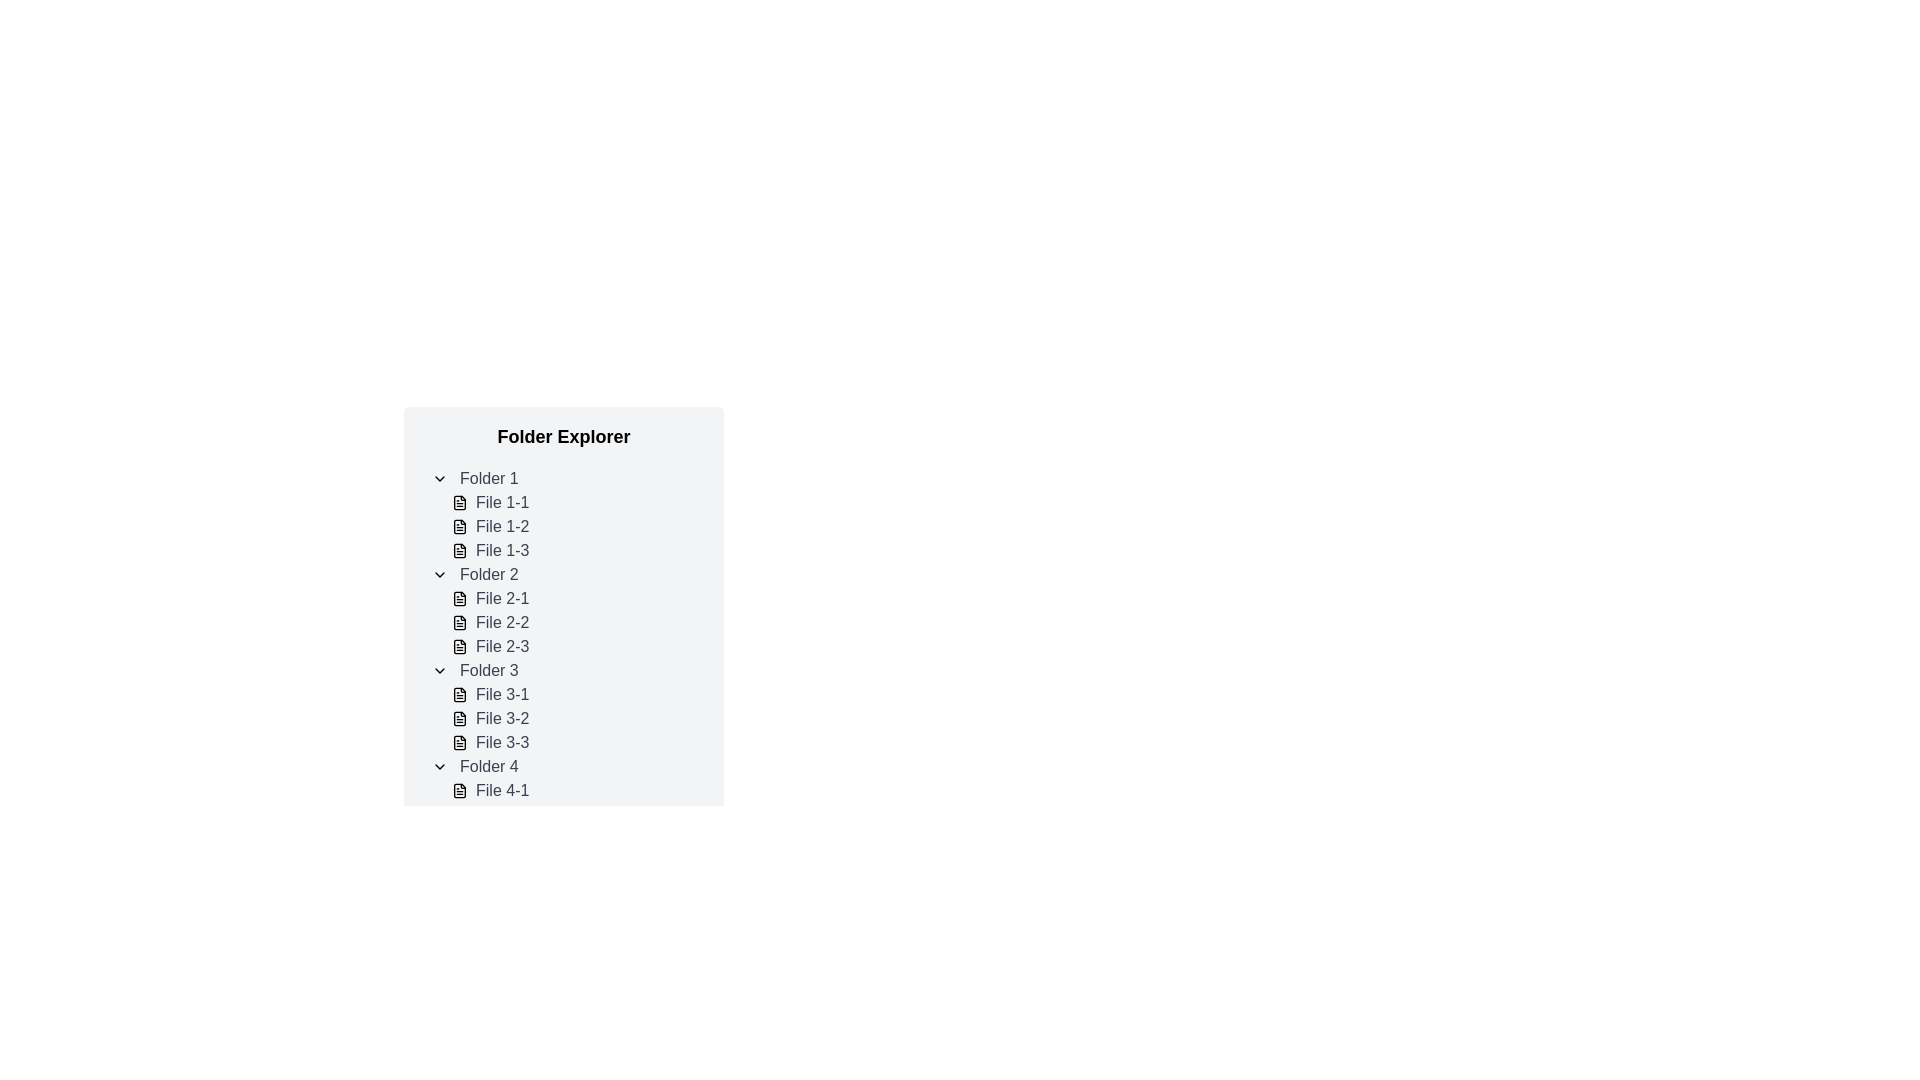 This screenshot has width=1920, height=1080. Describe the element at coordinates (459, 647) in the screenshot. I see `the document icon next to the text label 'File 2-3' under 'Folder 2' in the file explorer interface` at that location.